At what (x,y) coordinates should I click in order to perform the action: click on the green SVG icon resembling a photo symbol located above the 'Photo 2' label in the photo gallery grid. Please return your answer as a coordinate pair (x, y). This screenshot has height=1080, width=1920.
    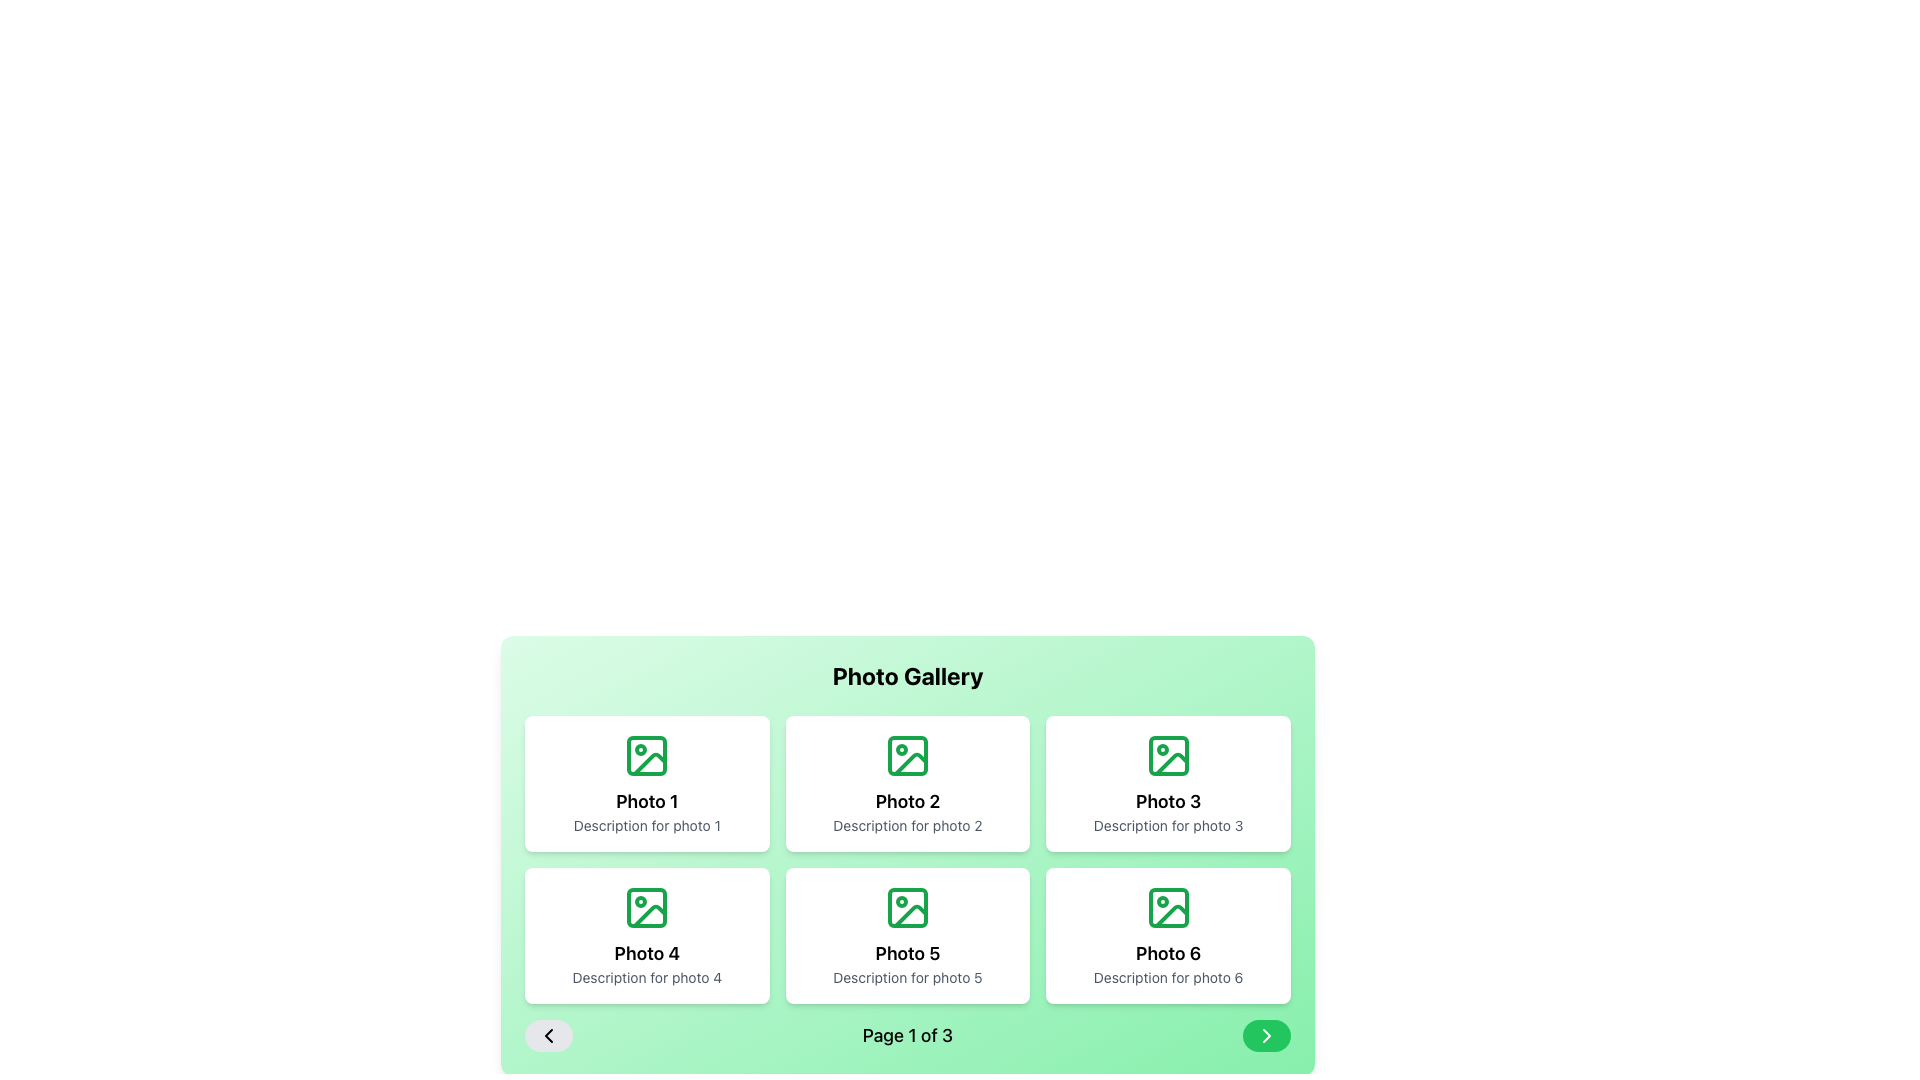
    Looking at the image, I should click on (906, 756).